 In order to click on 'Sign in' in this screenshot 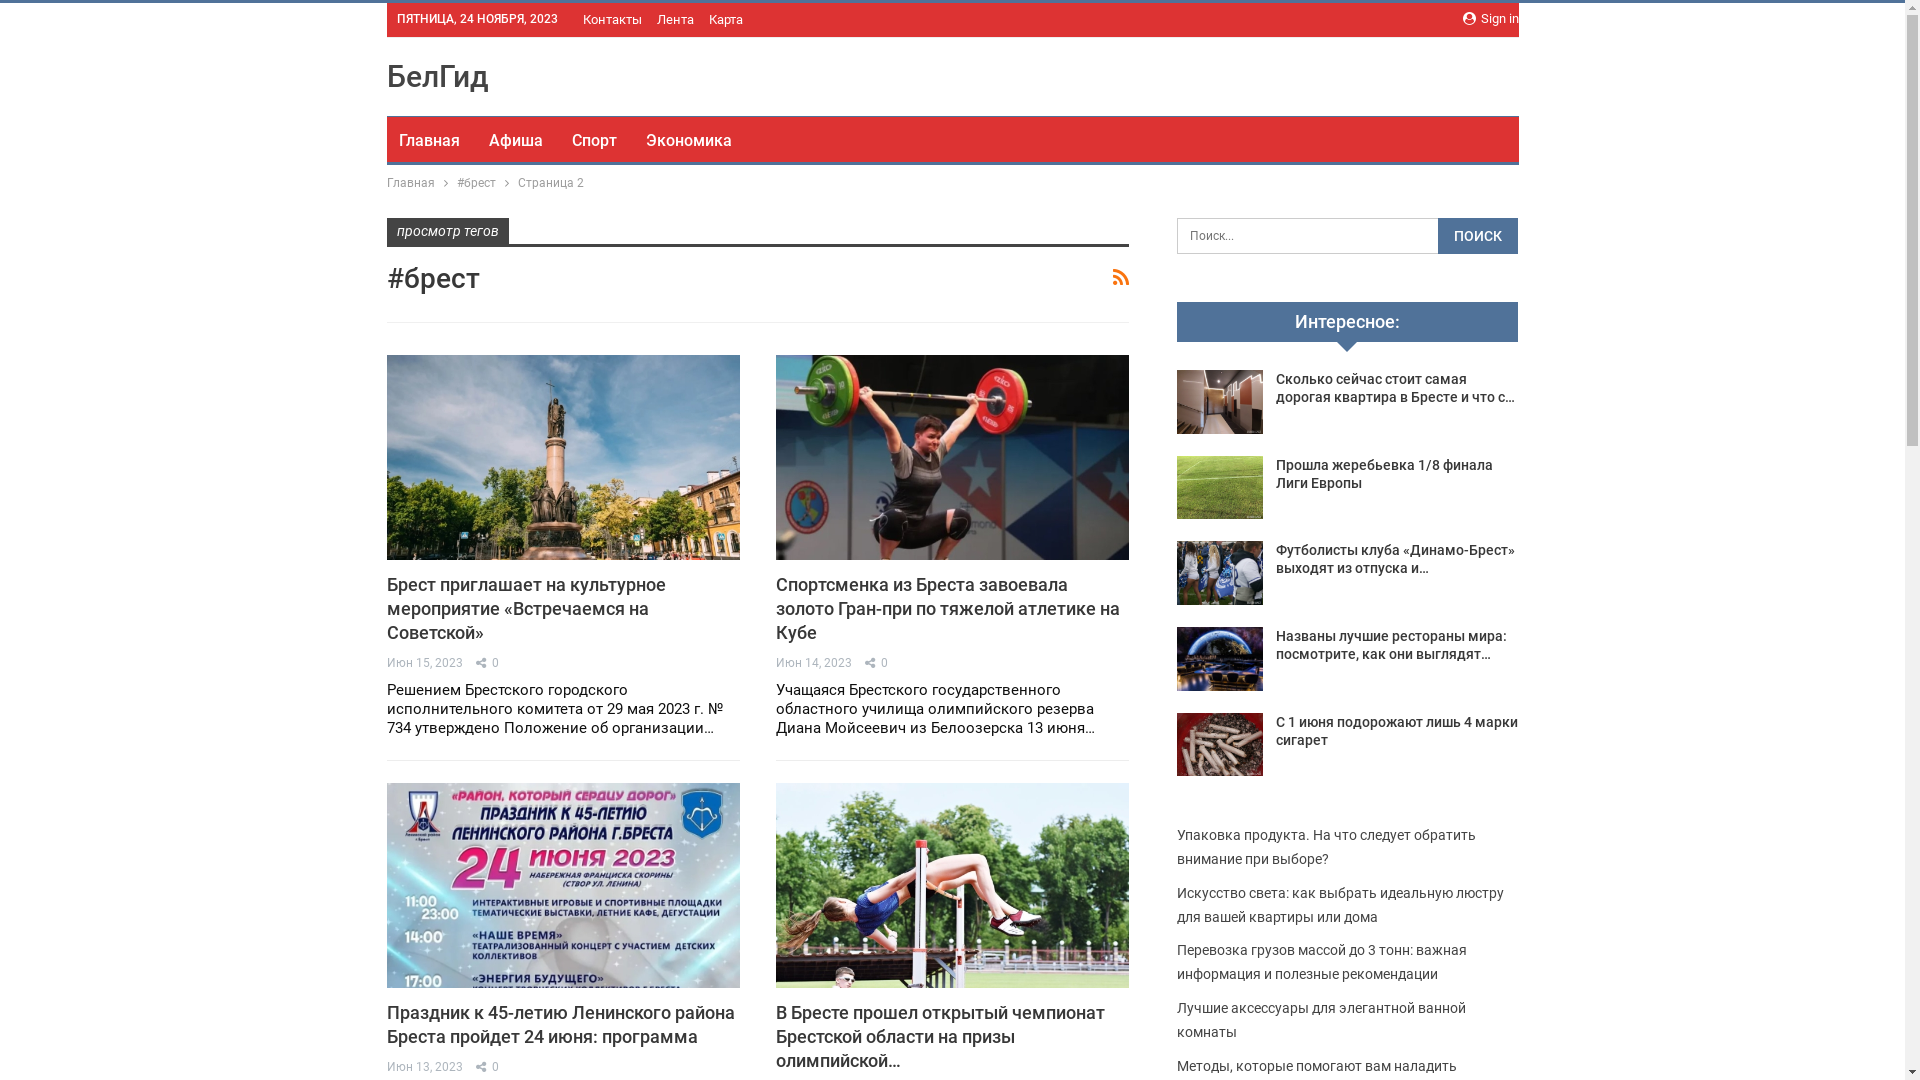, I will do `click(1489, 19)`.